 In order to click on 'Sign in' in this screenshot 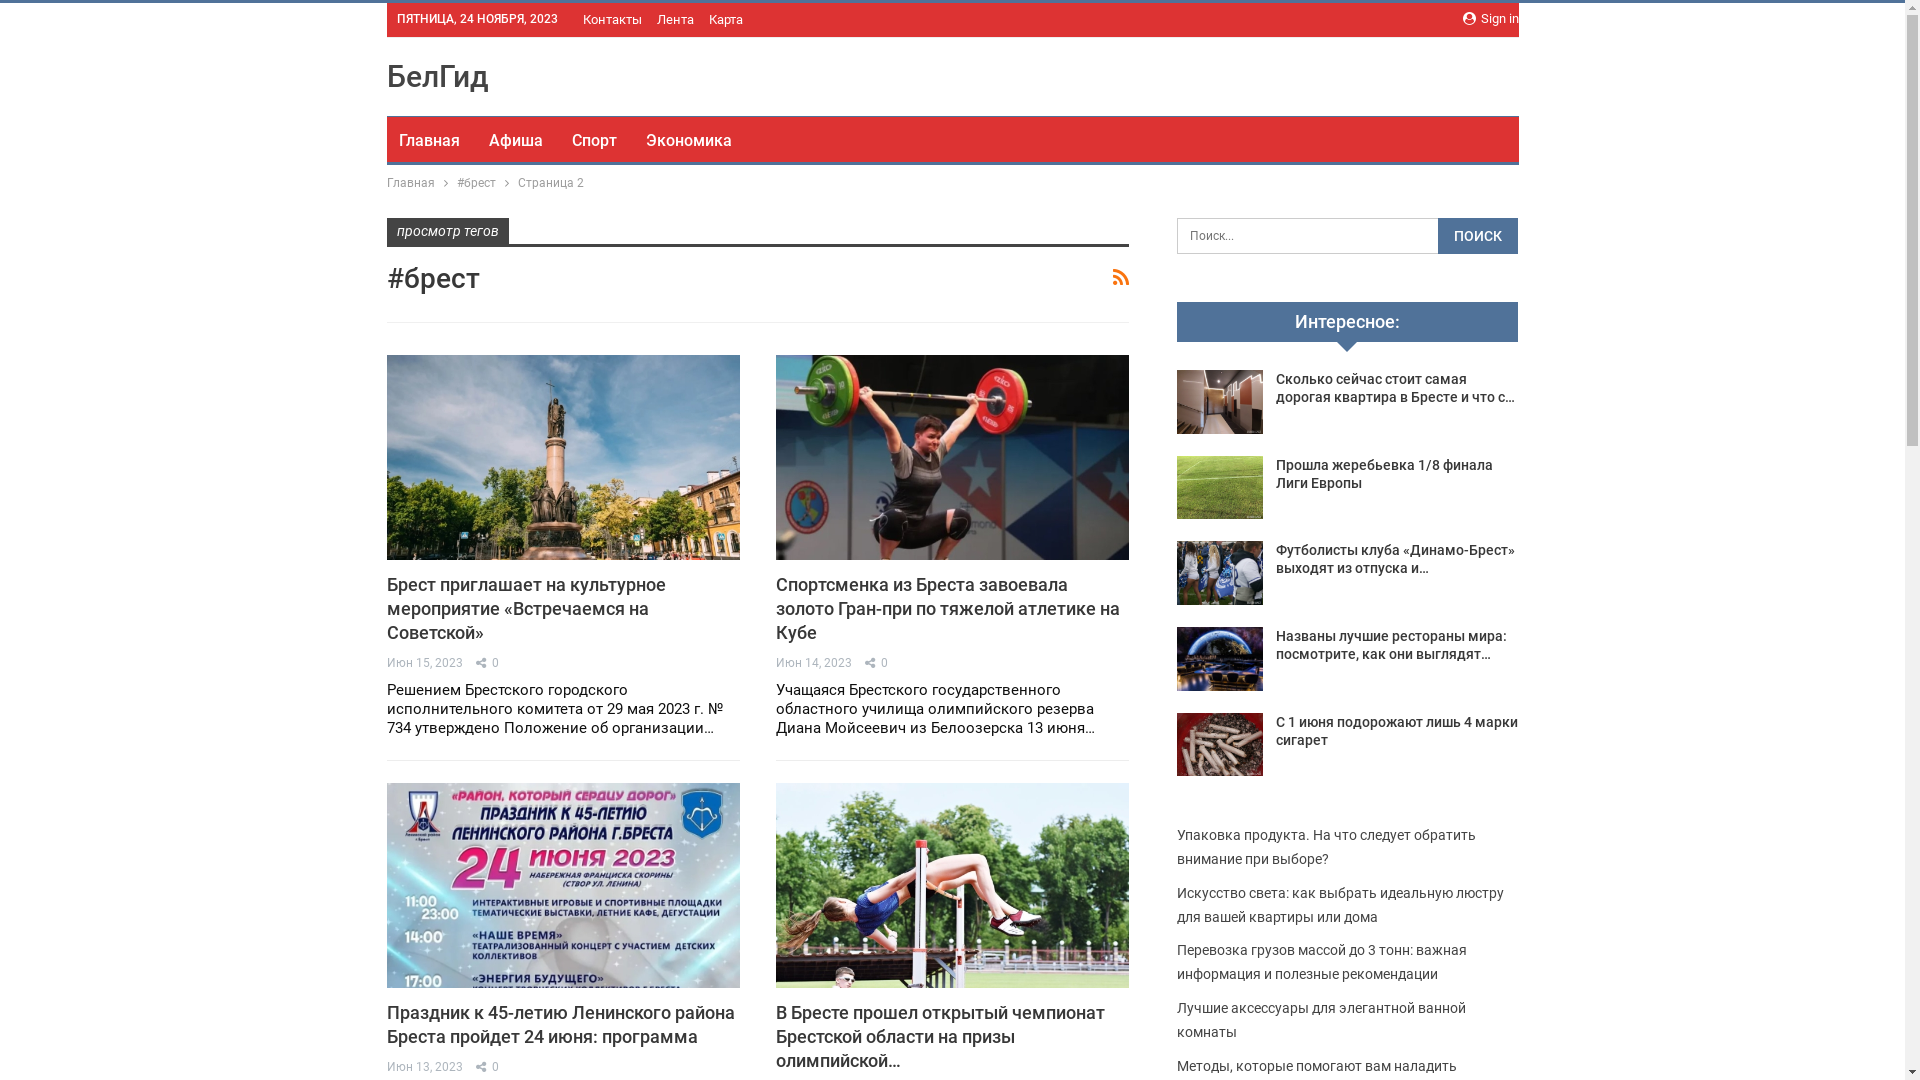, I will do `click(1489, 19)`.